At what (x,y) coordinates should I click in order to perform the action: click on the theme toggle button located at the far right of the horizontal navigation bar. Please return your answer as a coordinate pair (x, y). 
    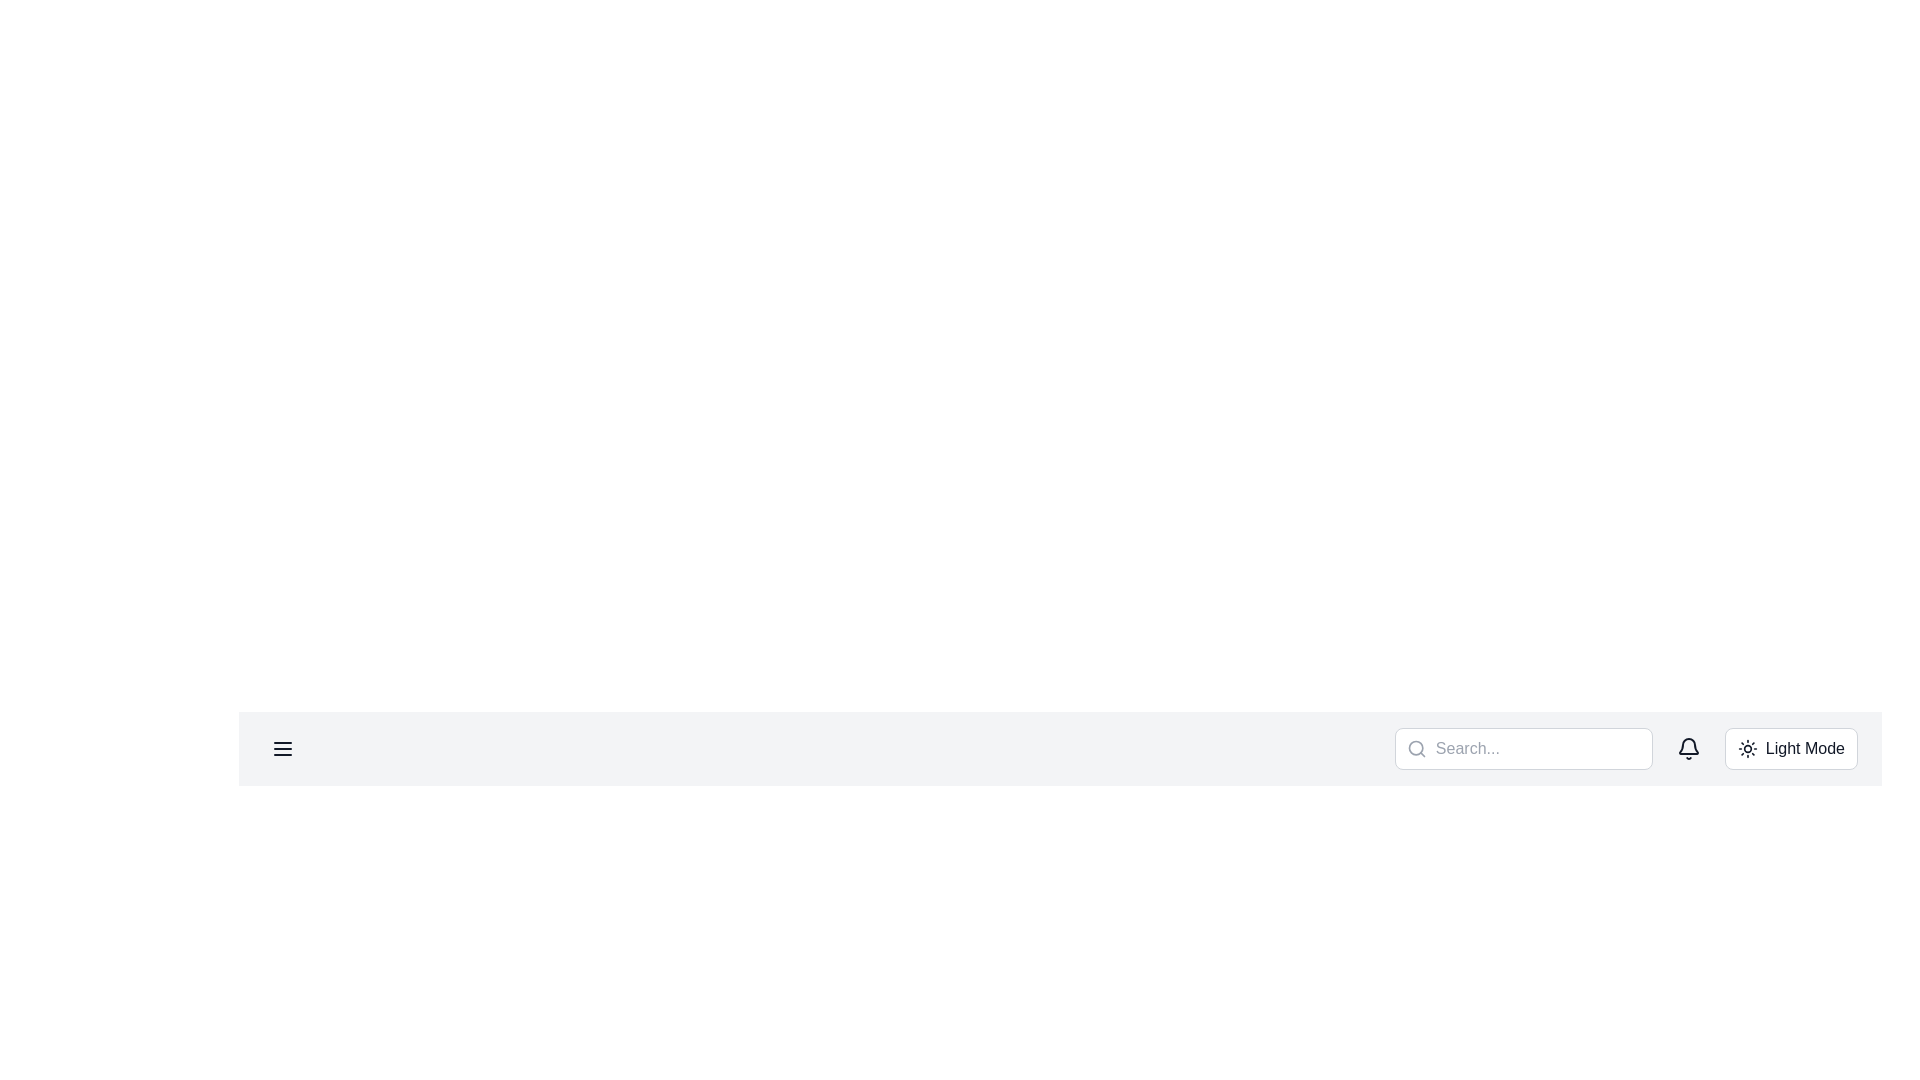
    Looking at the image, I should click on (1791, 748).